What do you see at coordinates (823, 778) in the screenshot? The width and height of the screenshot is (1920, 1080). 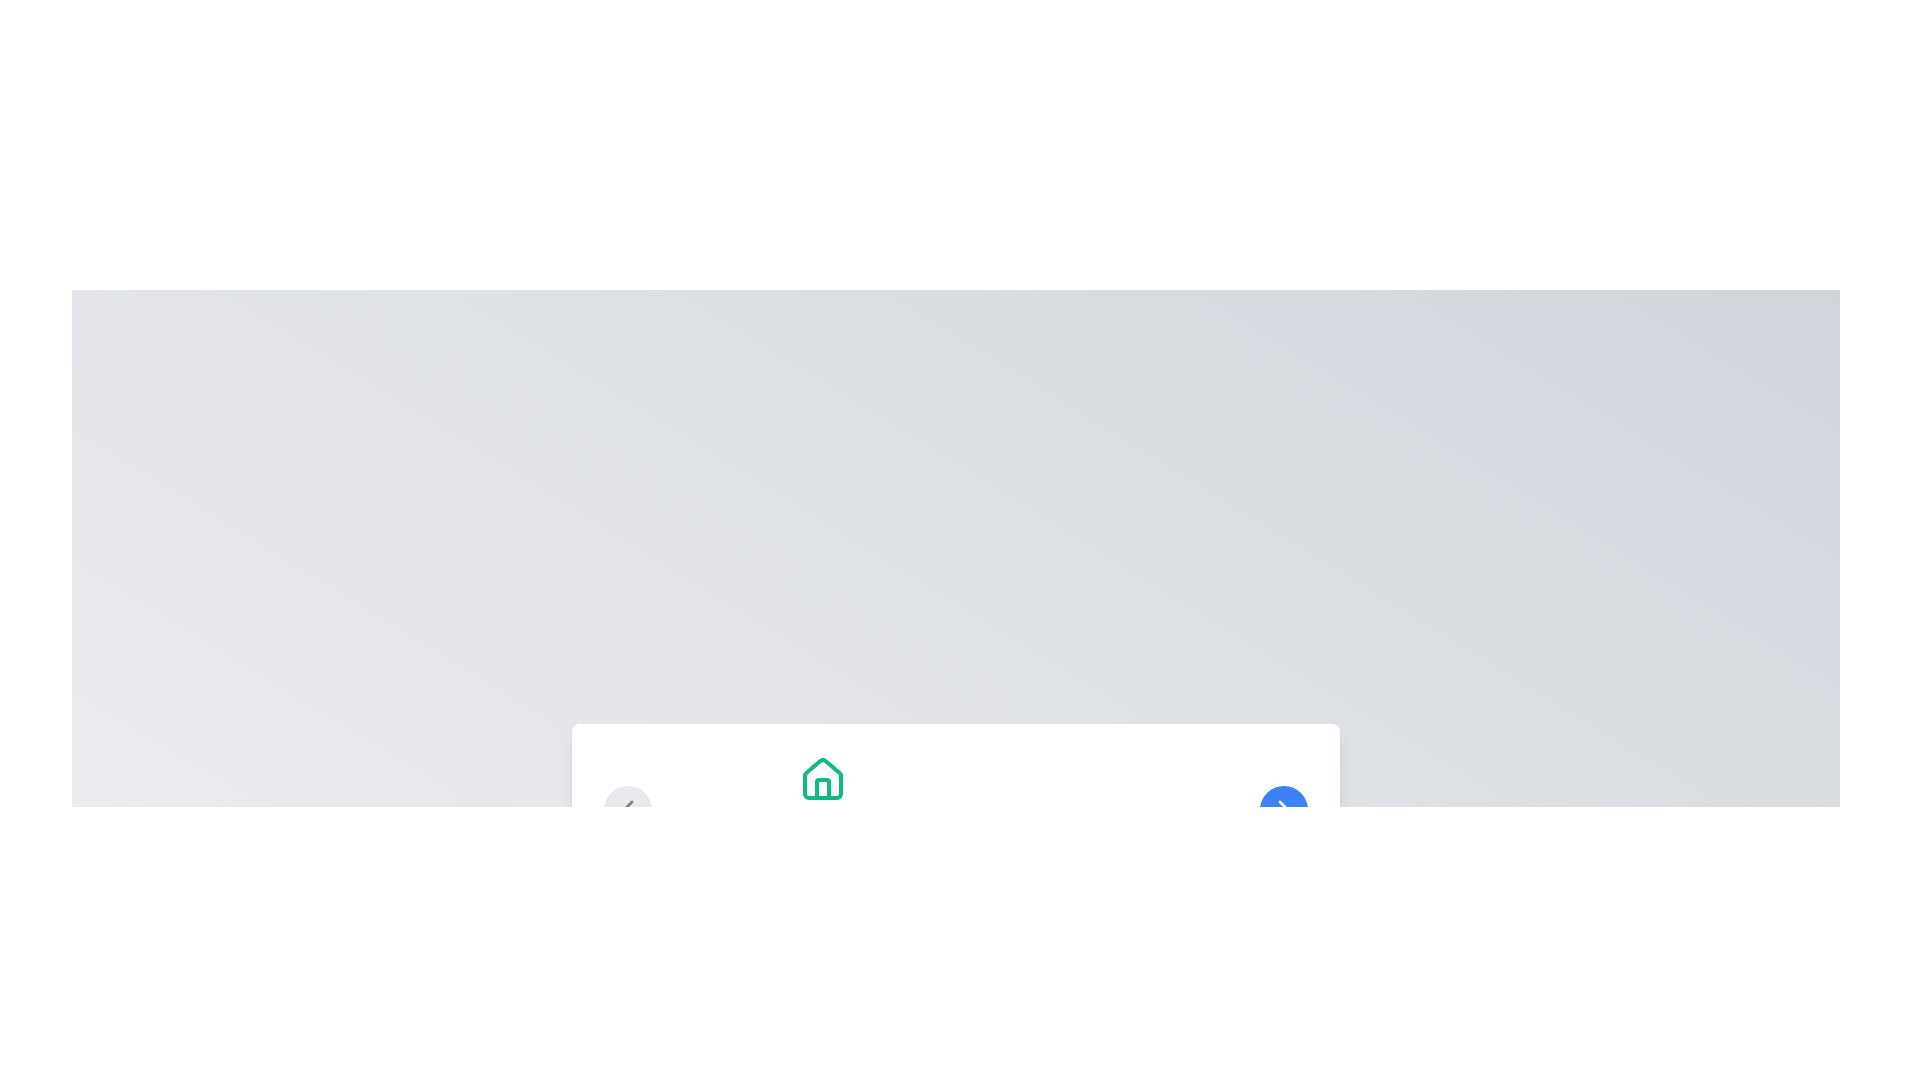 I see `the green house icon located above the 'Welcome Home' heading` at bounding box center [823, 778].